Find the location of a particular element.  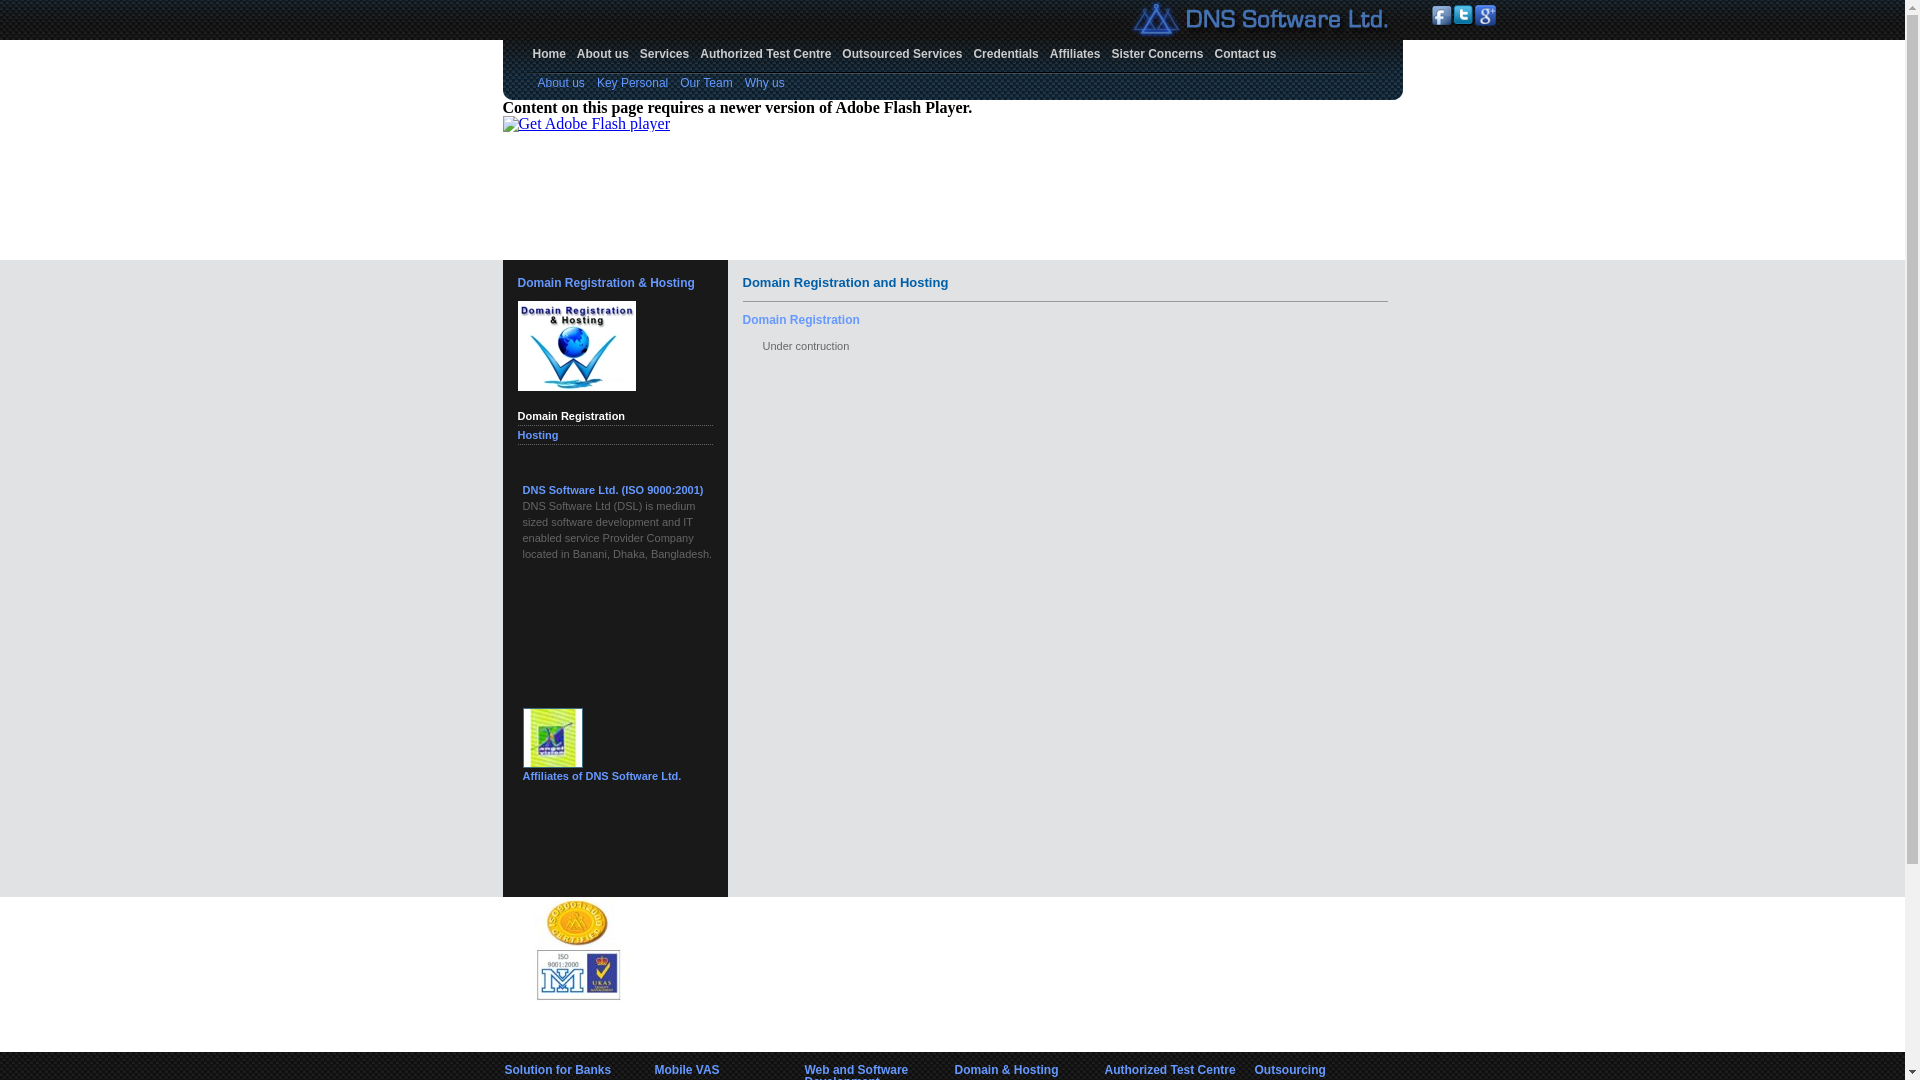

'Home' is located at coordinates (549, 53).